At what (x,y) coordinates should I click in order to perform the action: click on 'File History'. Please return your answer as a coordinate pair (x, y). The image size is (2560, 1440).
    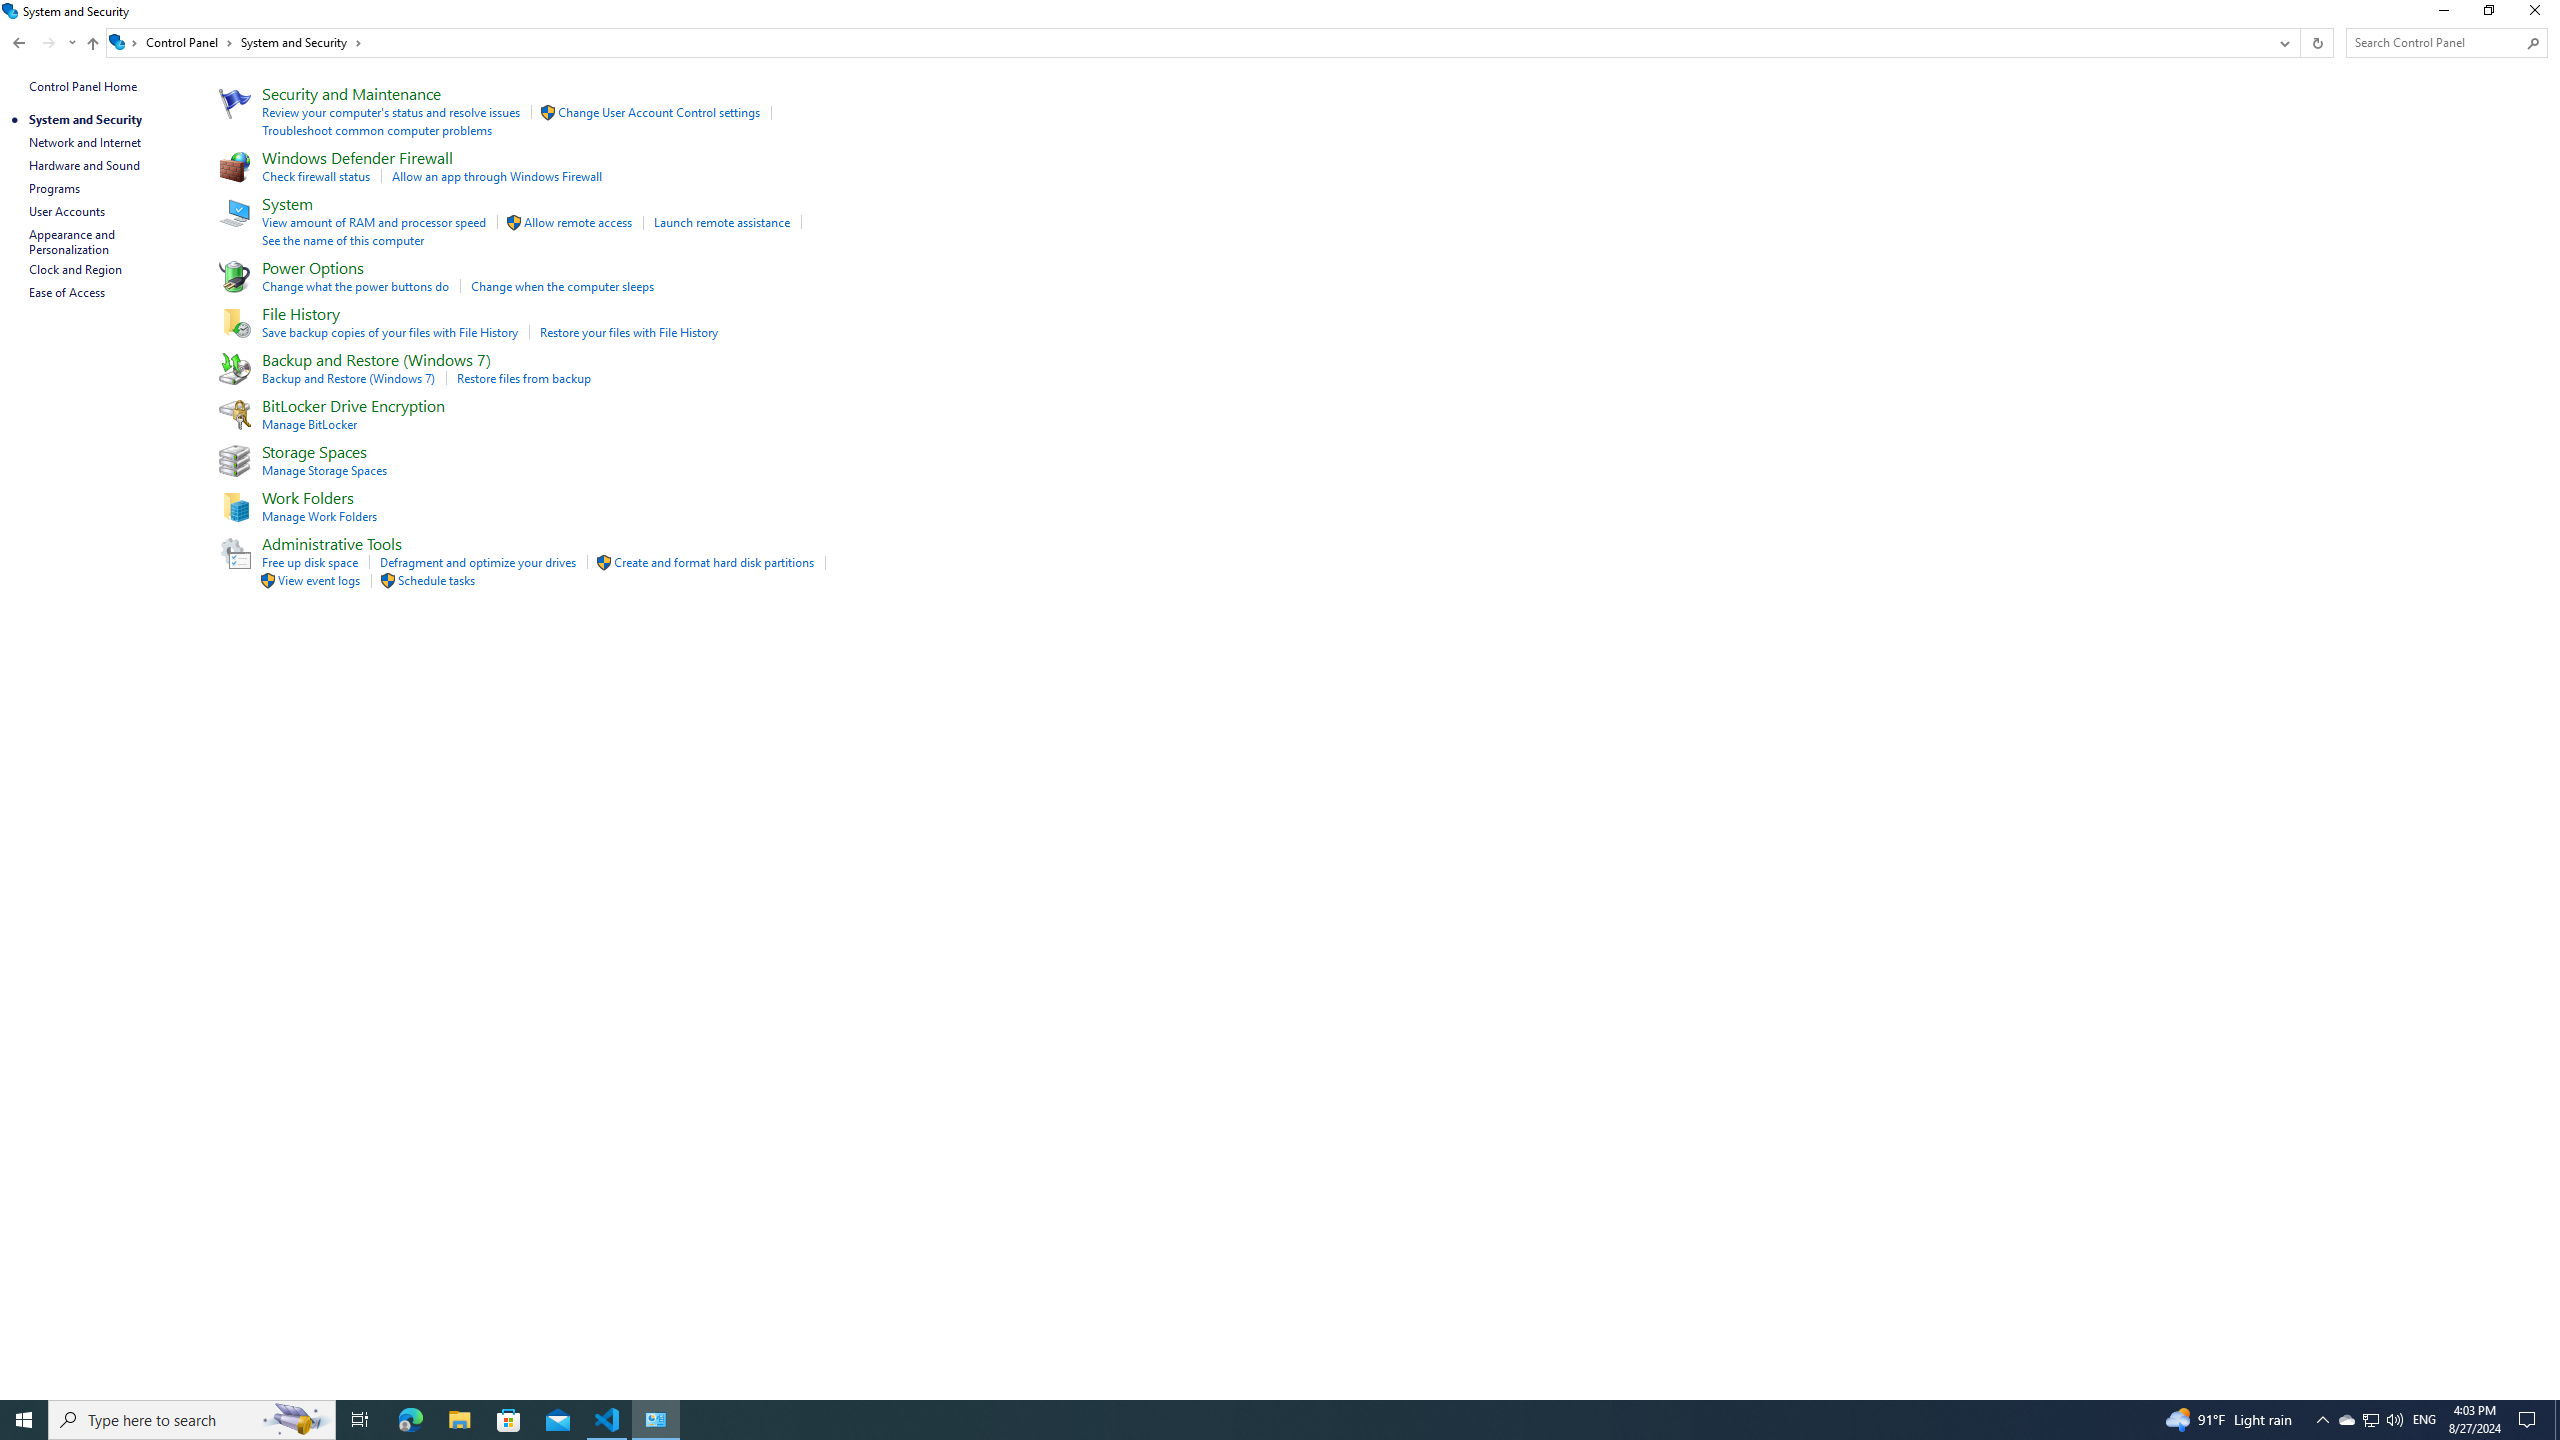
    Looking at the image, I should click on (301, 313).